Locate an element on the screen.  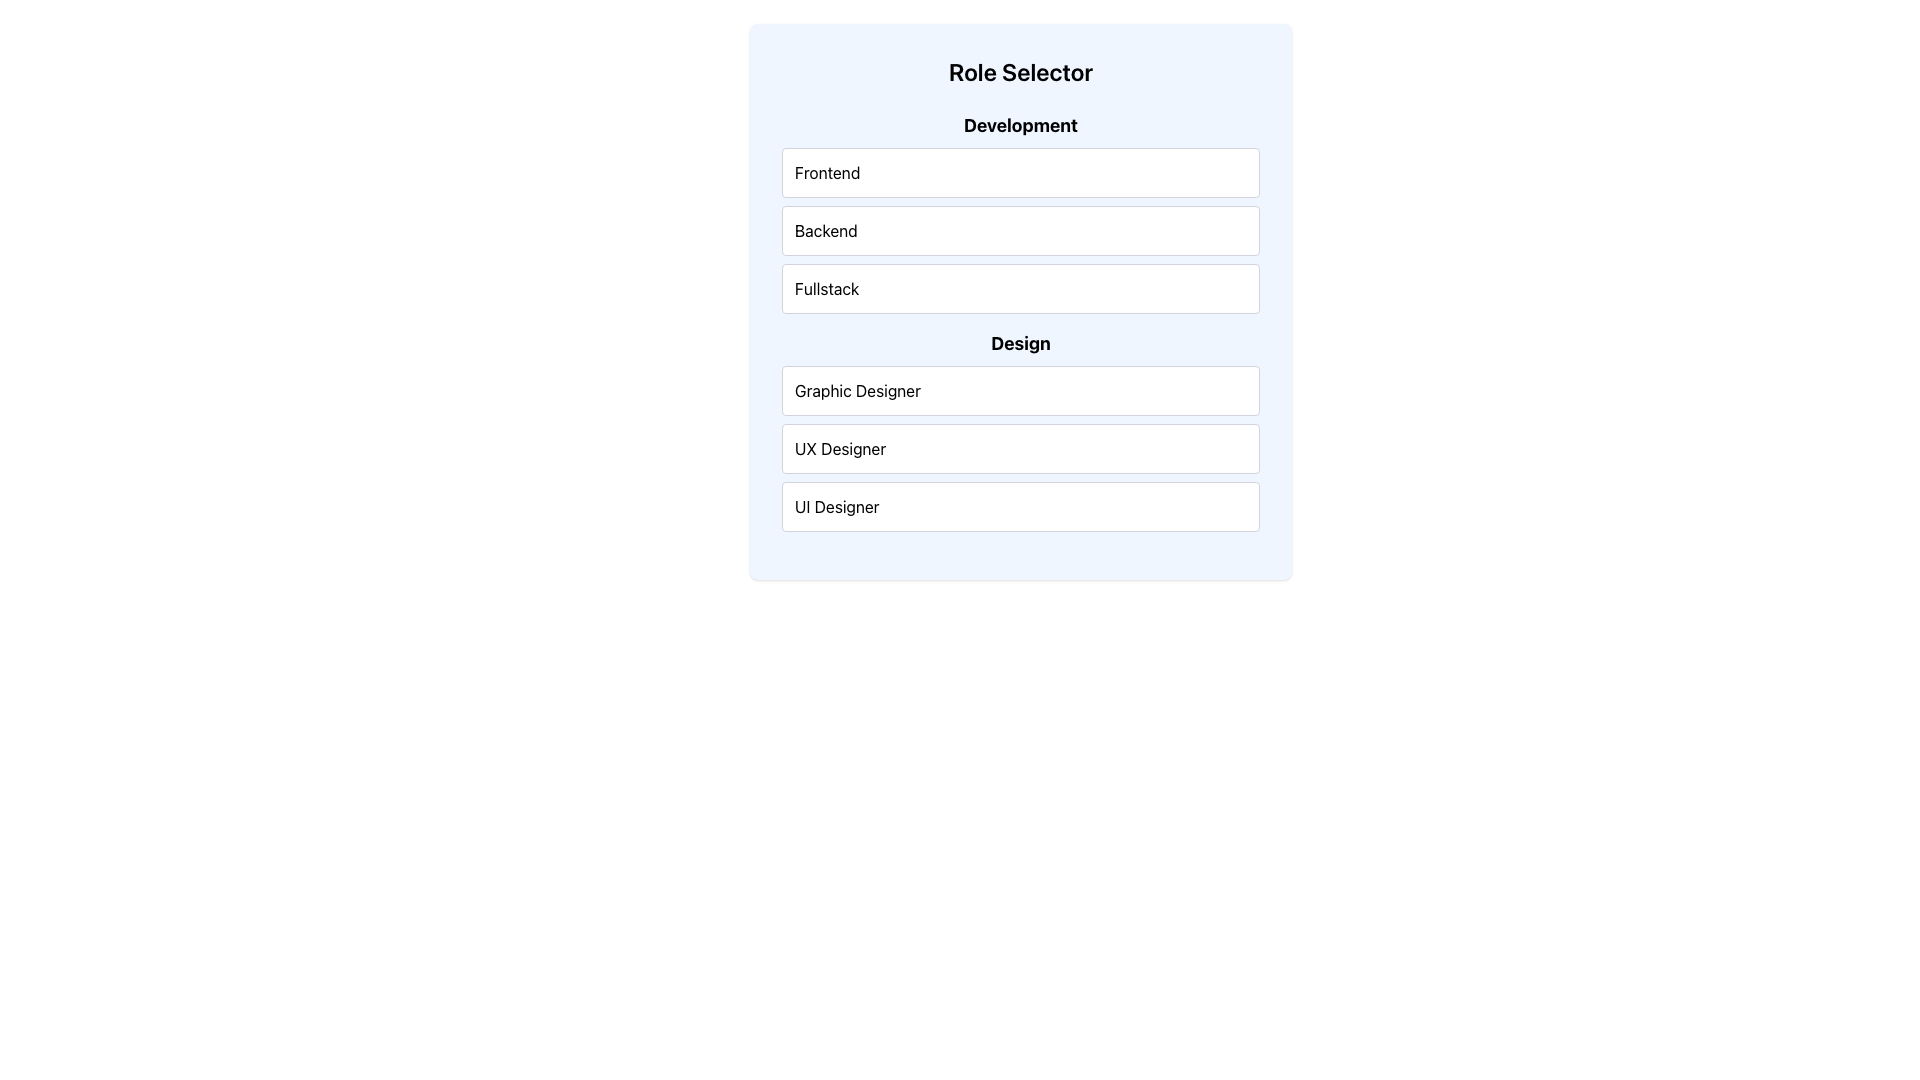
the 'Fullstack' role name text label located in the 'Development' section of the role selector interface is located at coordinates (826, 289).